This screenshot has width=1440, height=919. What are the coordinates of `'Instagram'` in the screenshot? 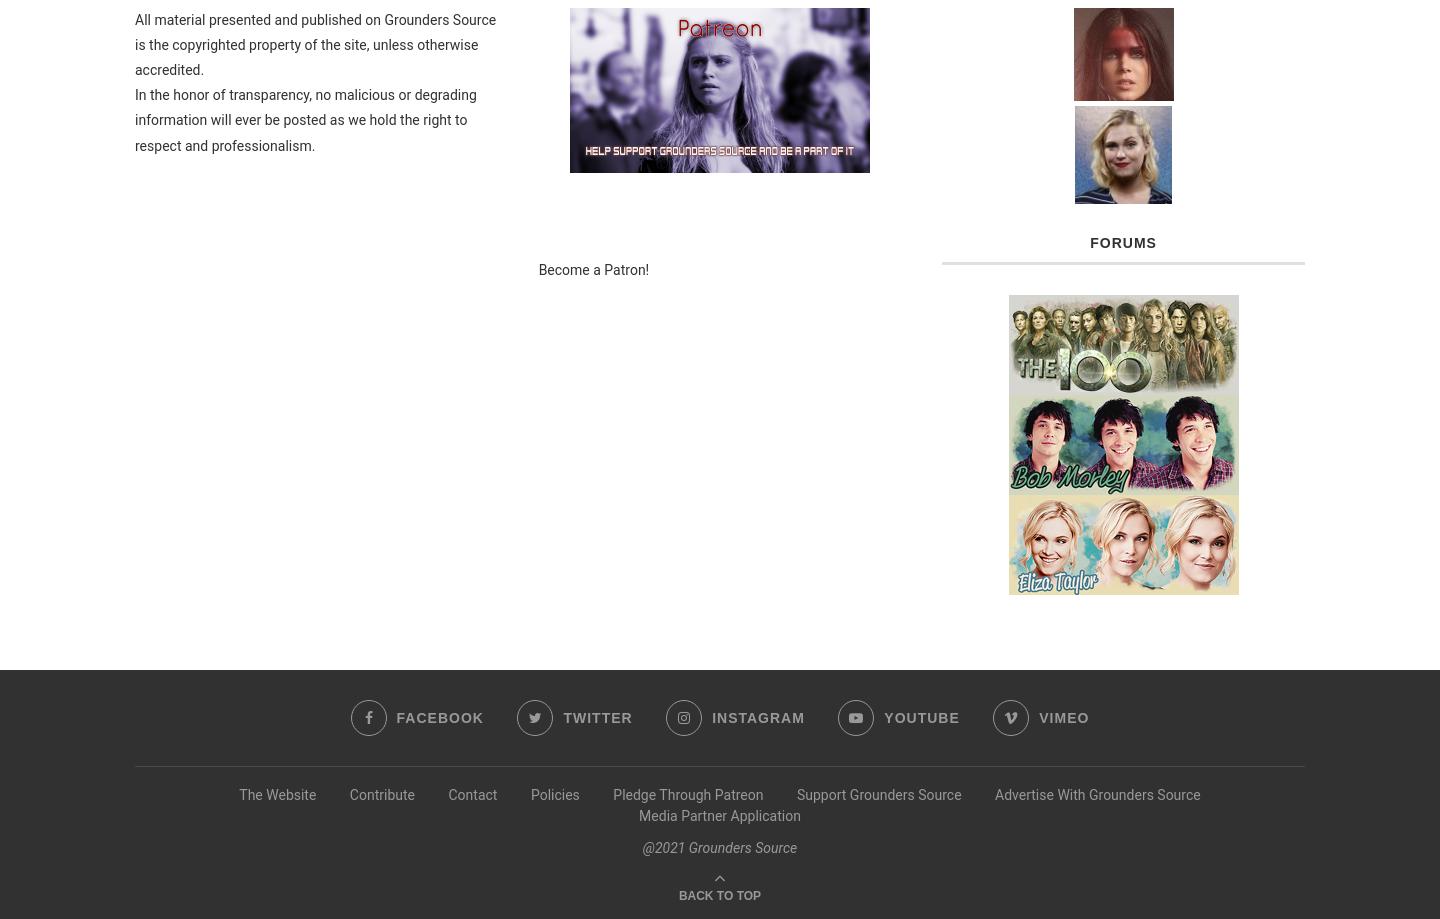 It's located at (757, 716).